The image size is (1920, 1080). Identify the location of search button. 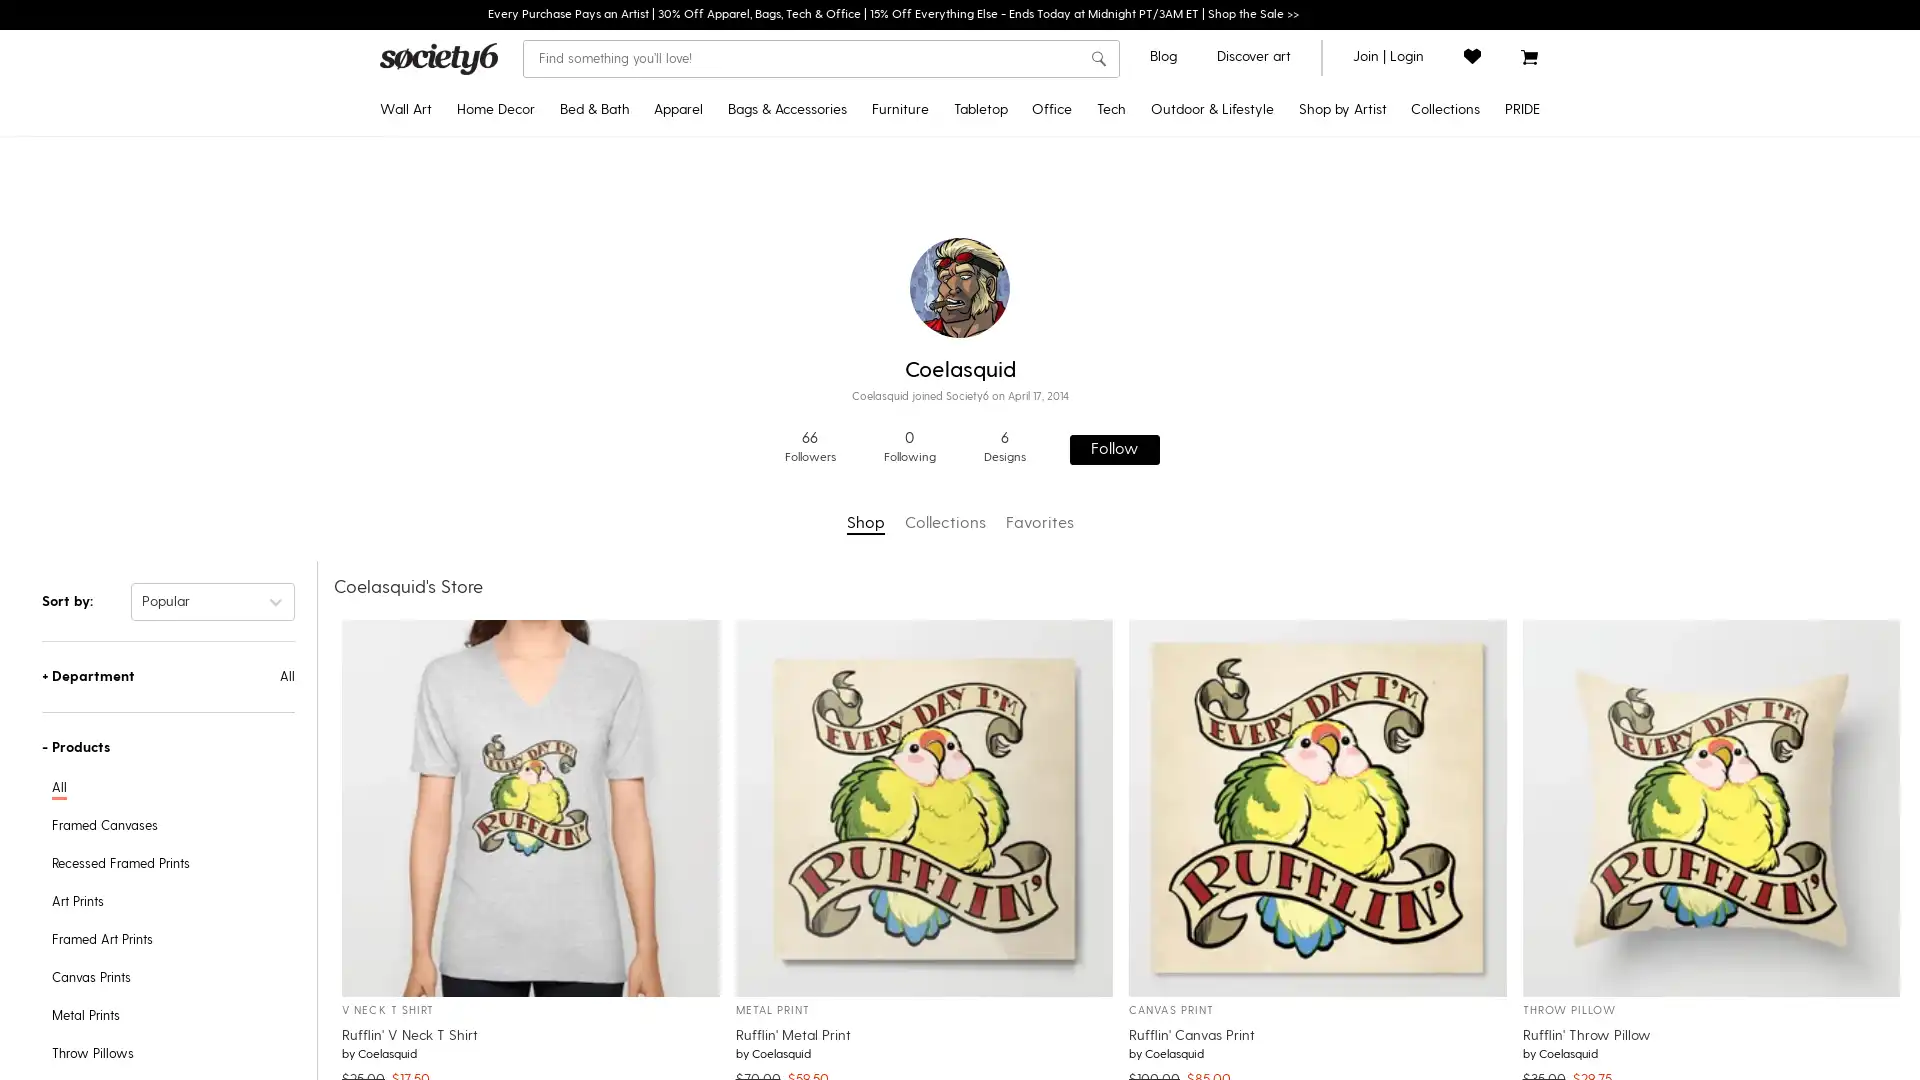
(1097, 59).